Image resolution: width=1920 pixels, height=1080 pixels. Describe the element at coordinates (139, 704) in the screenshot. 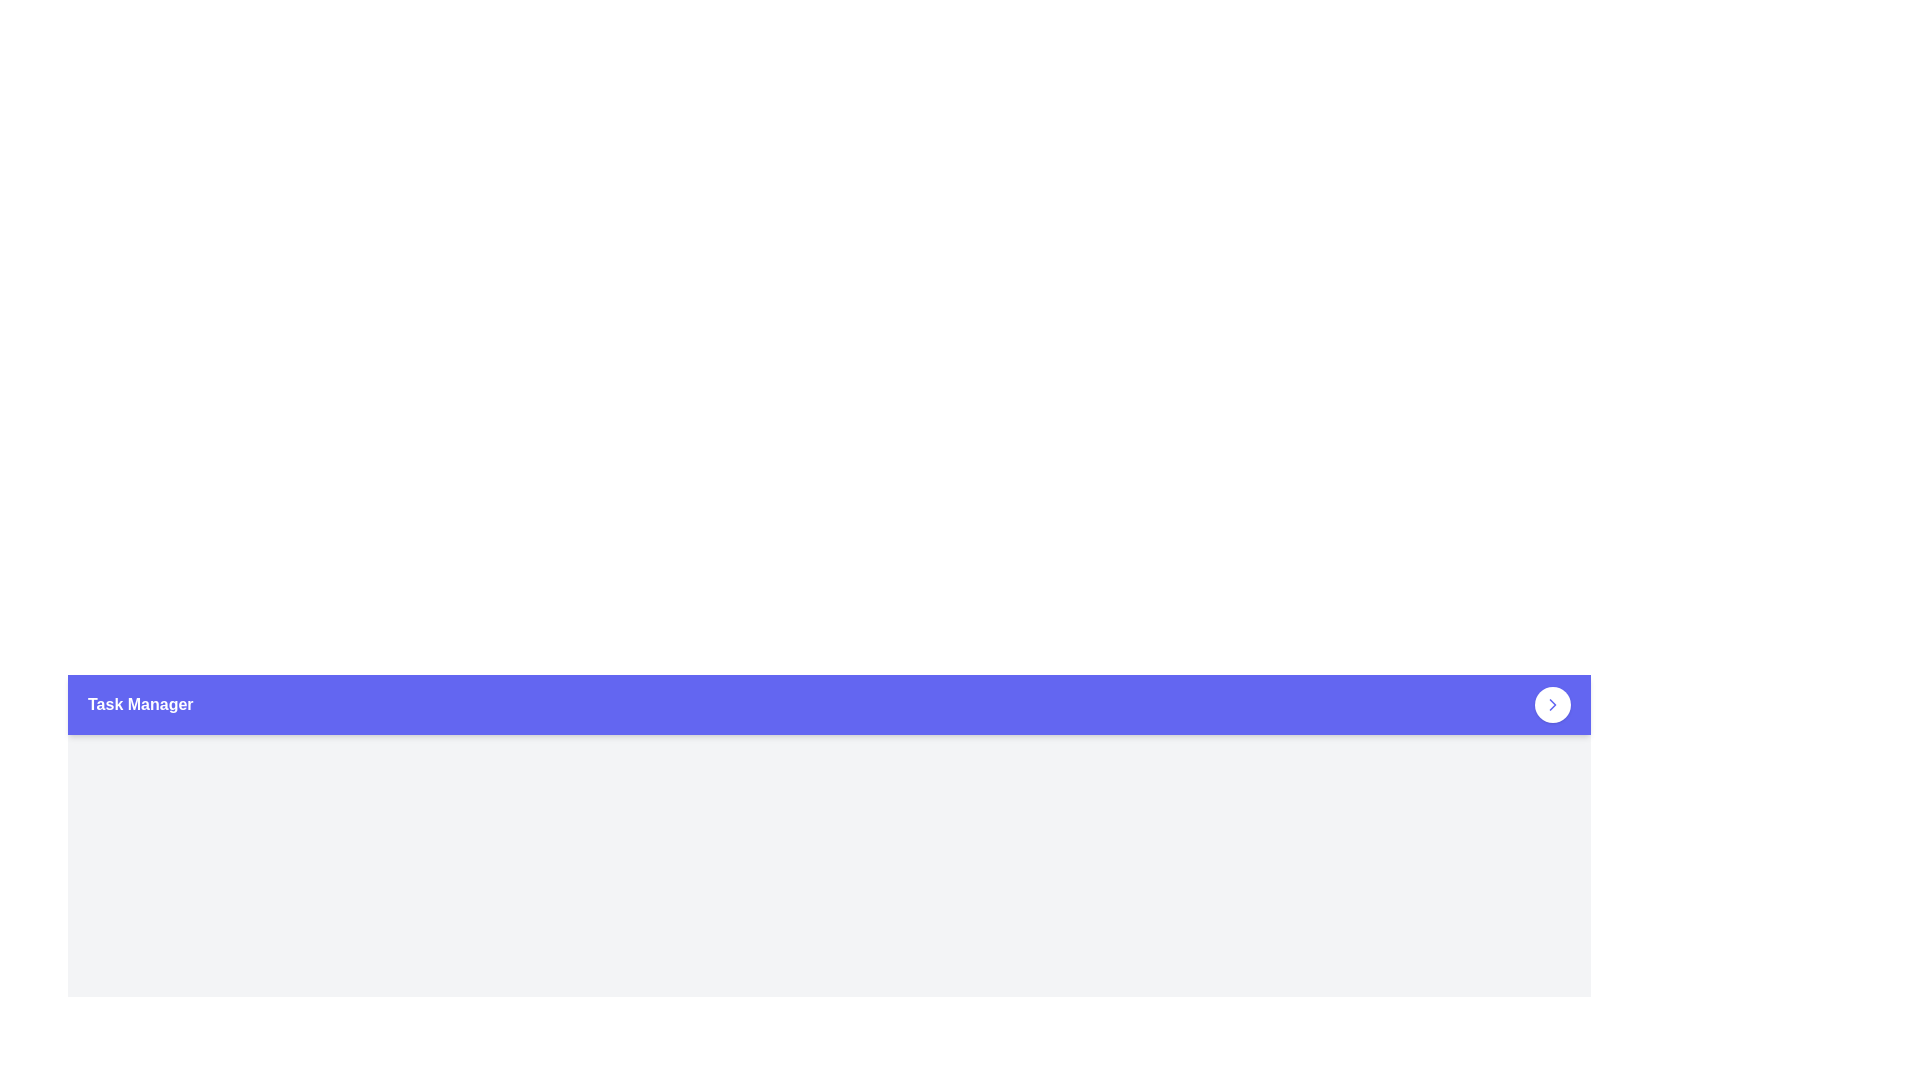

I see `the Static Text Label displaying 'Task Manager' on a purple background located on the far left of the header section` at that location.